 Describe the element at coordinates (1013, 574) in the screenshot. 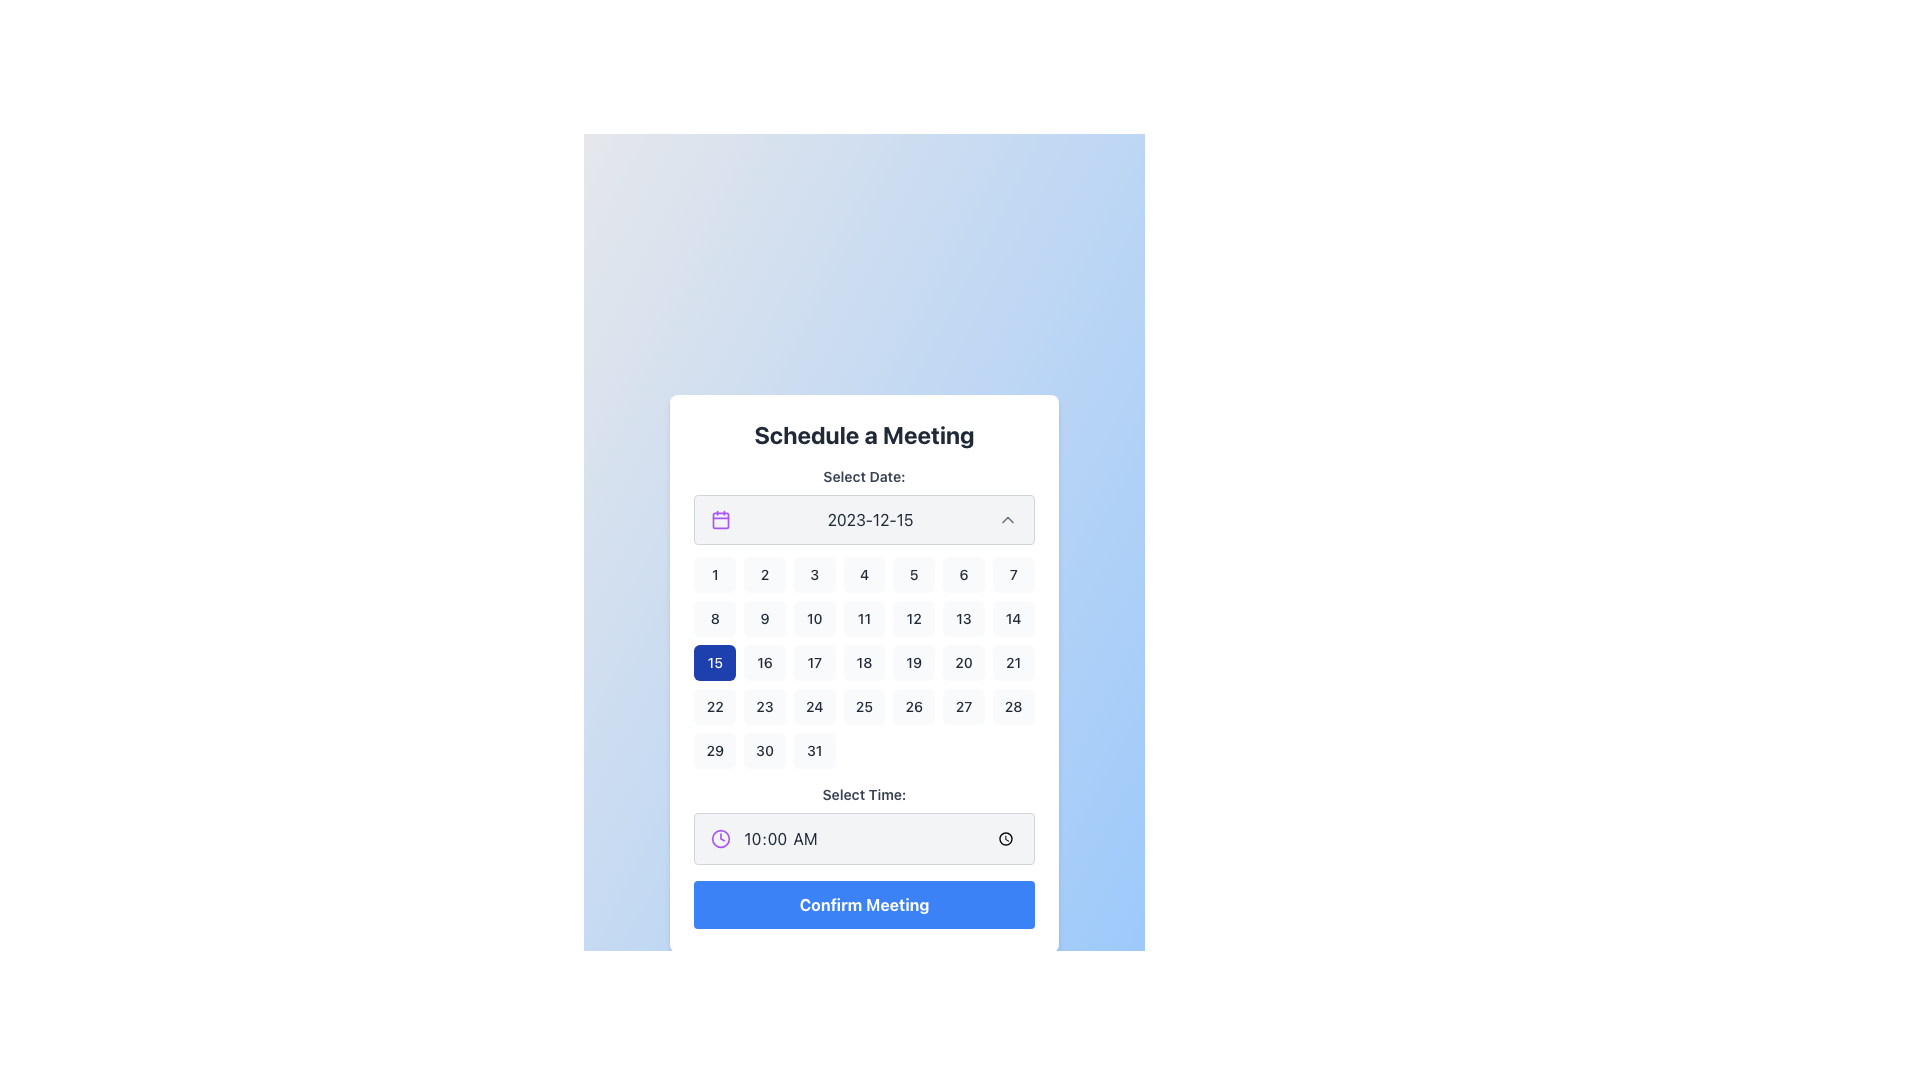

I see `the numerical day button representing the seventh day of the month in the calendar grid layout, located in the first row and seventh column` at that location.